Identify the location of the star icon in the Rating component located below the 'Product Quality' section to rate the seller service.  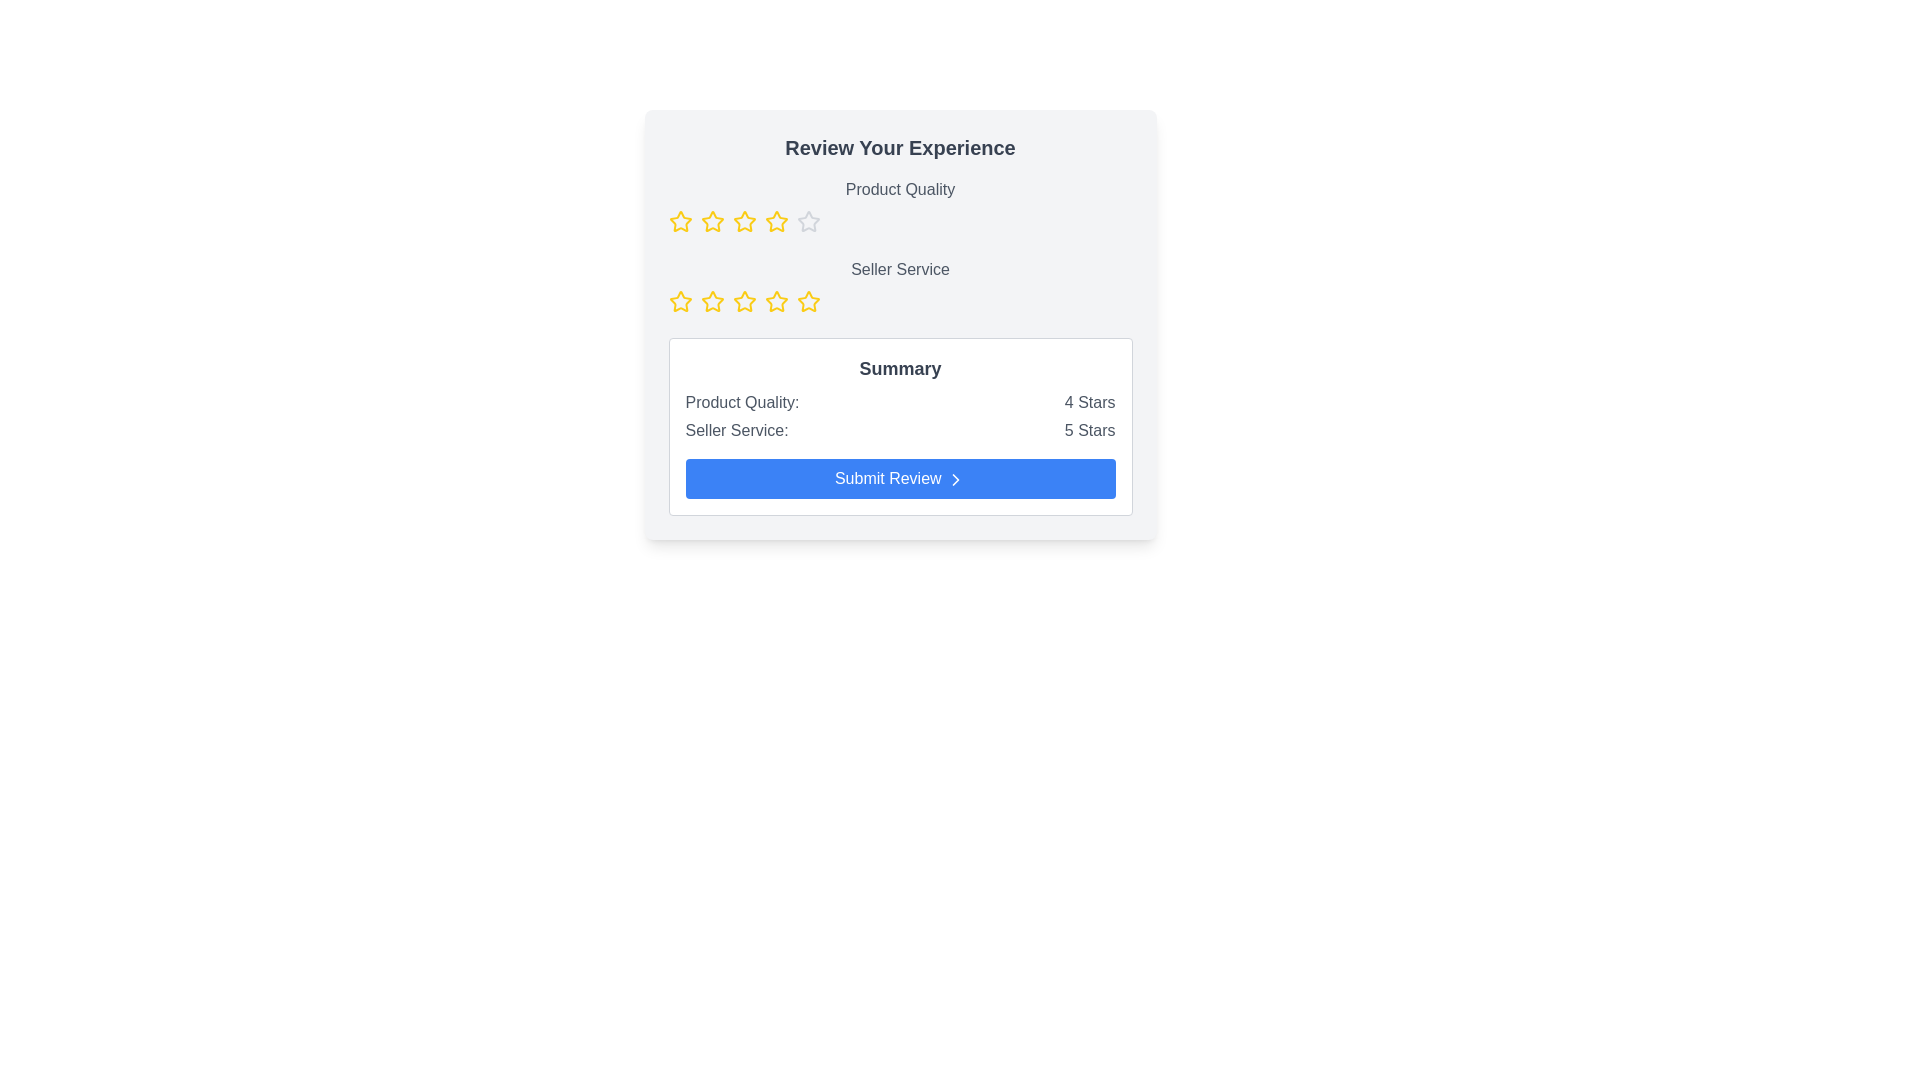
(899, 285).